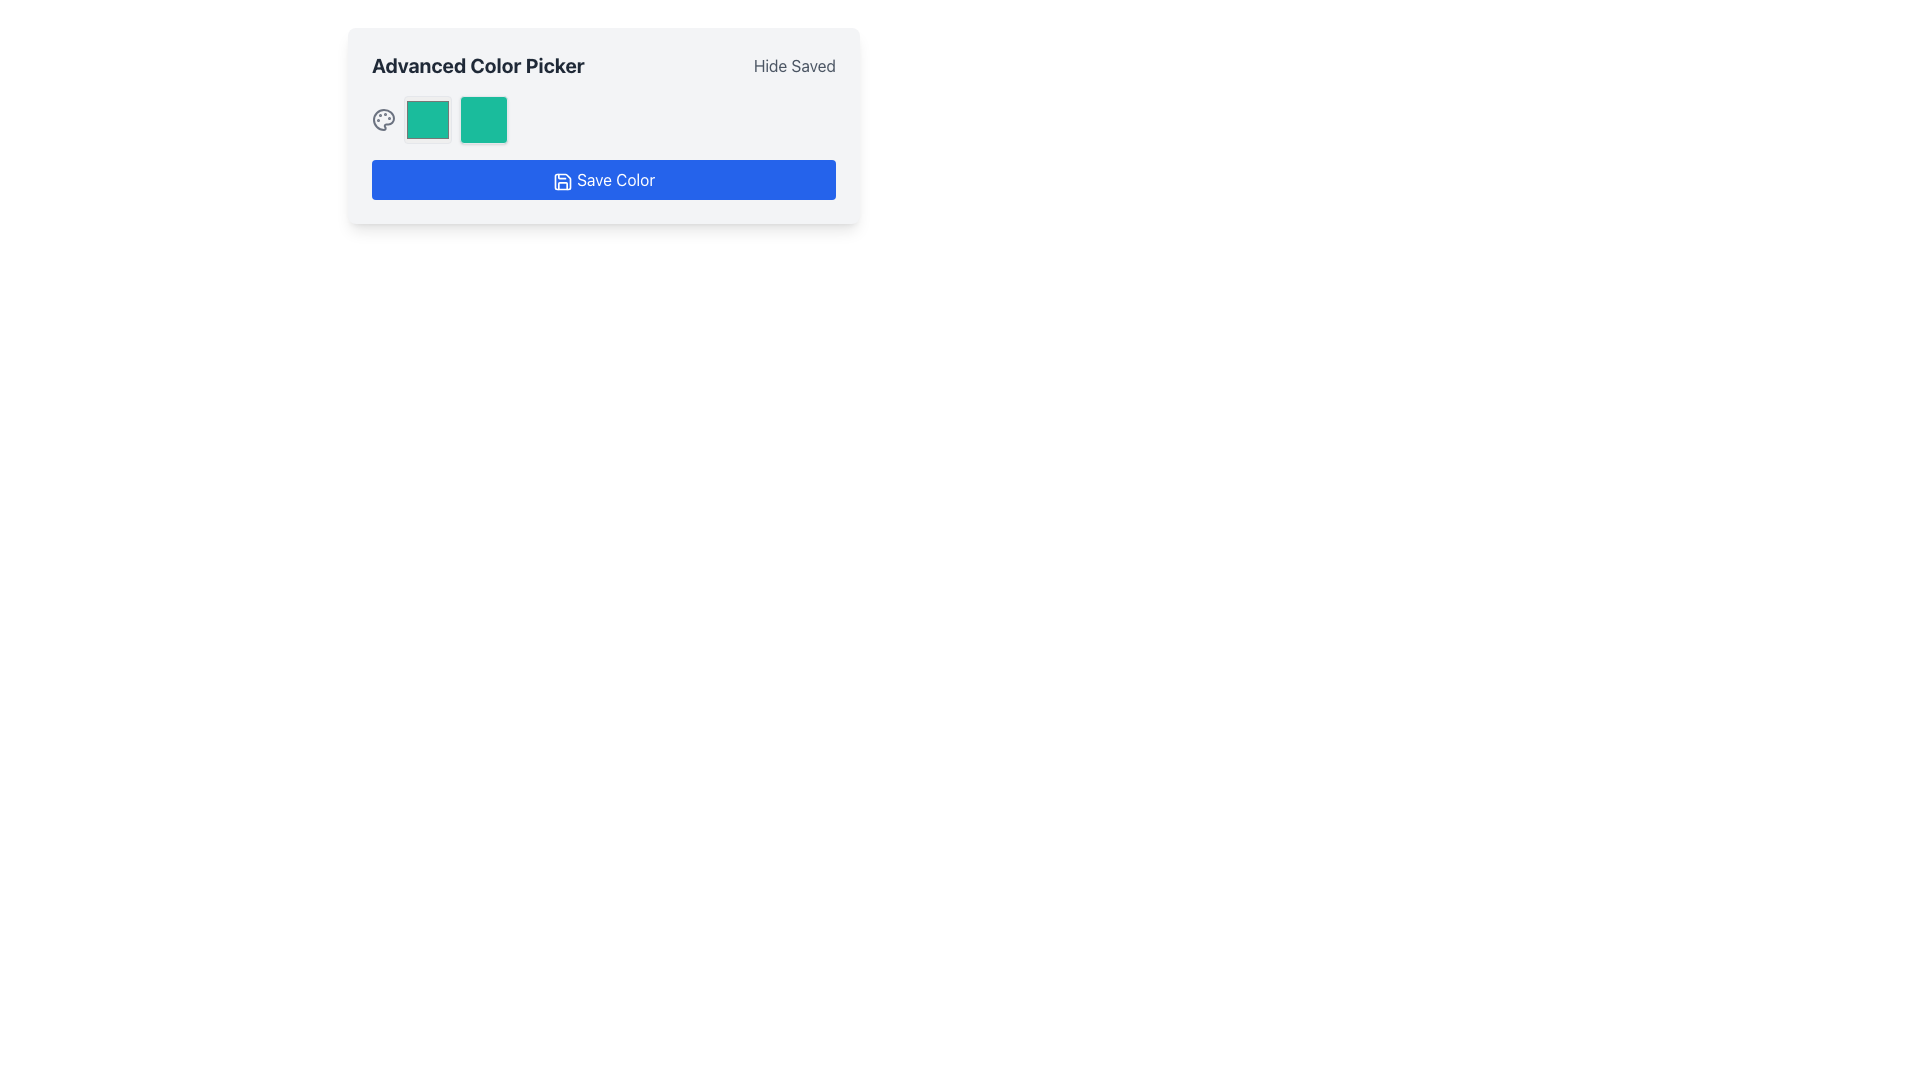 Image resolution: width=1920 pixels, height=1080 pixels. What do you see at coordinates (384, 119) in the screenshot?
I see `the color picking icon located on the leftmost side of the horizontal layout, near the label 'Advanced Color Picker'` at bounding box center [384, 119].